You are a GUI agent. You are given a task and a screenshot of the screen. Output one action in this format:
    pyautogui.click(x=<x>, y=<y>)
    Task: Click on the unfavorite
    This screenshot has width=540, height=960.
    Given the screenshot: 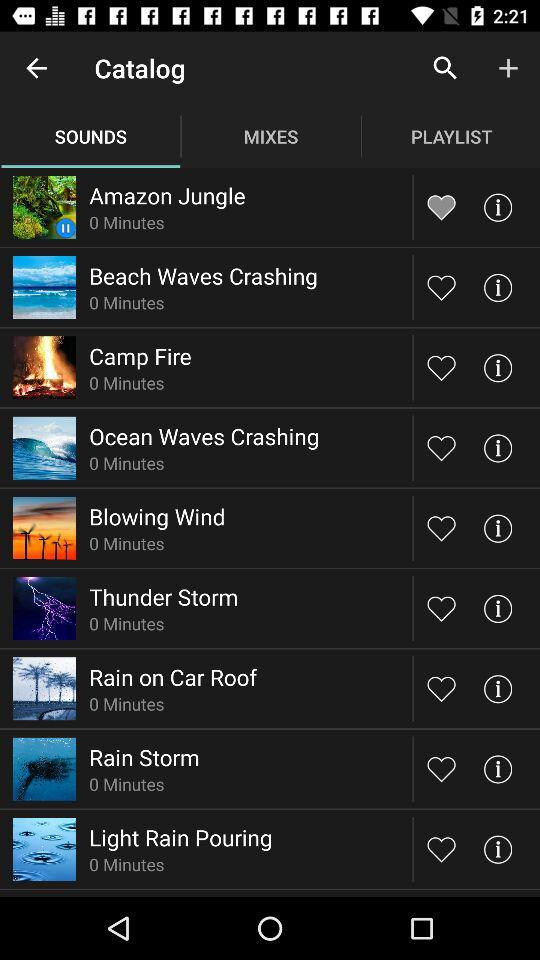 What is the action you would take?
    pyautogui.click(x=441, y=207)
    